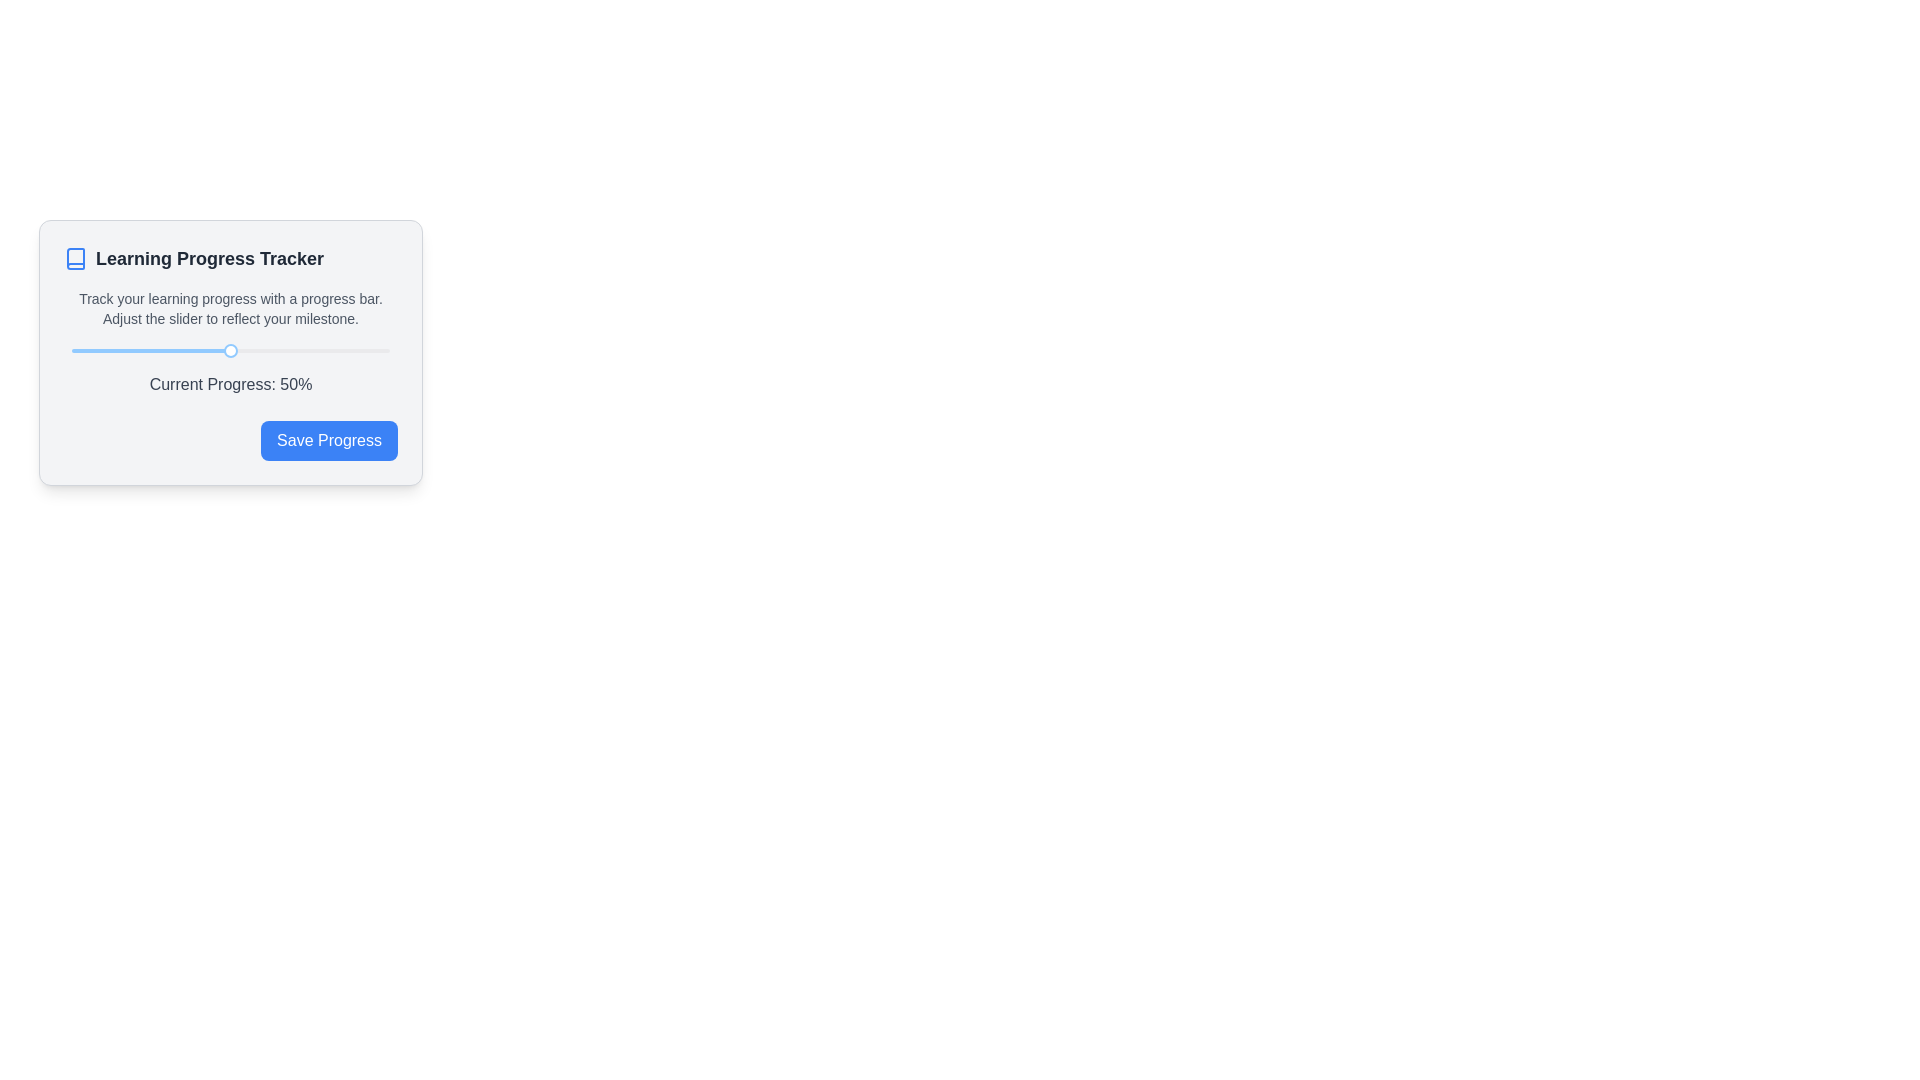 The height and width of the screenshot is (1080, 1920). What do you see at coordinates (230, 439) in the screenshot?
I see `the blue 'Save Progress' button with rounded corners` at bounding box center [230, 439].